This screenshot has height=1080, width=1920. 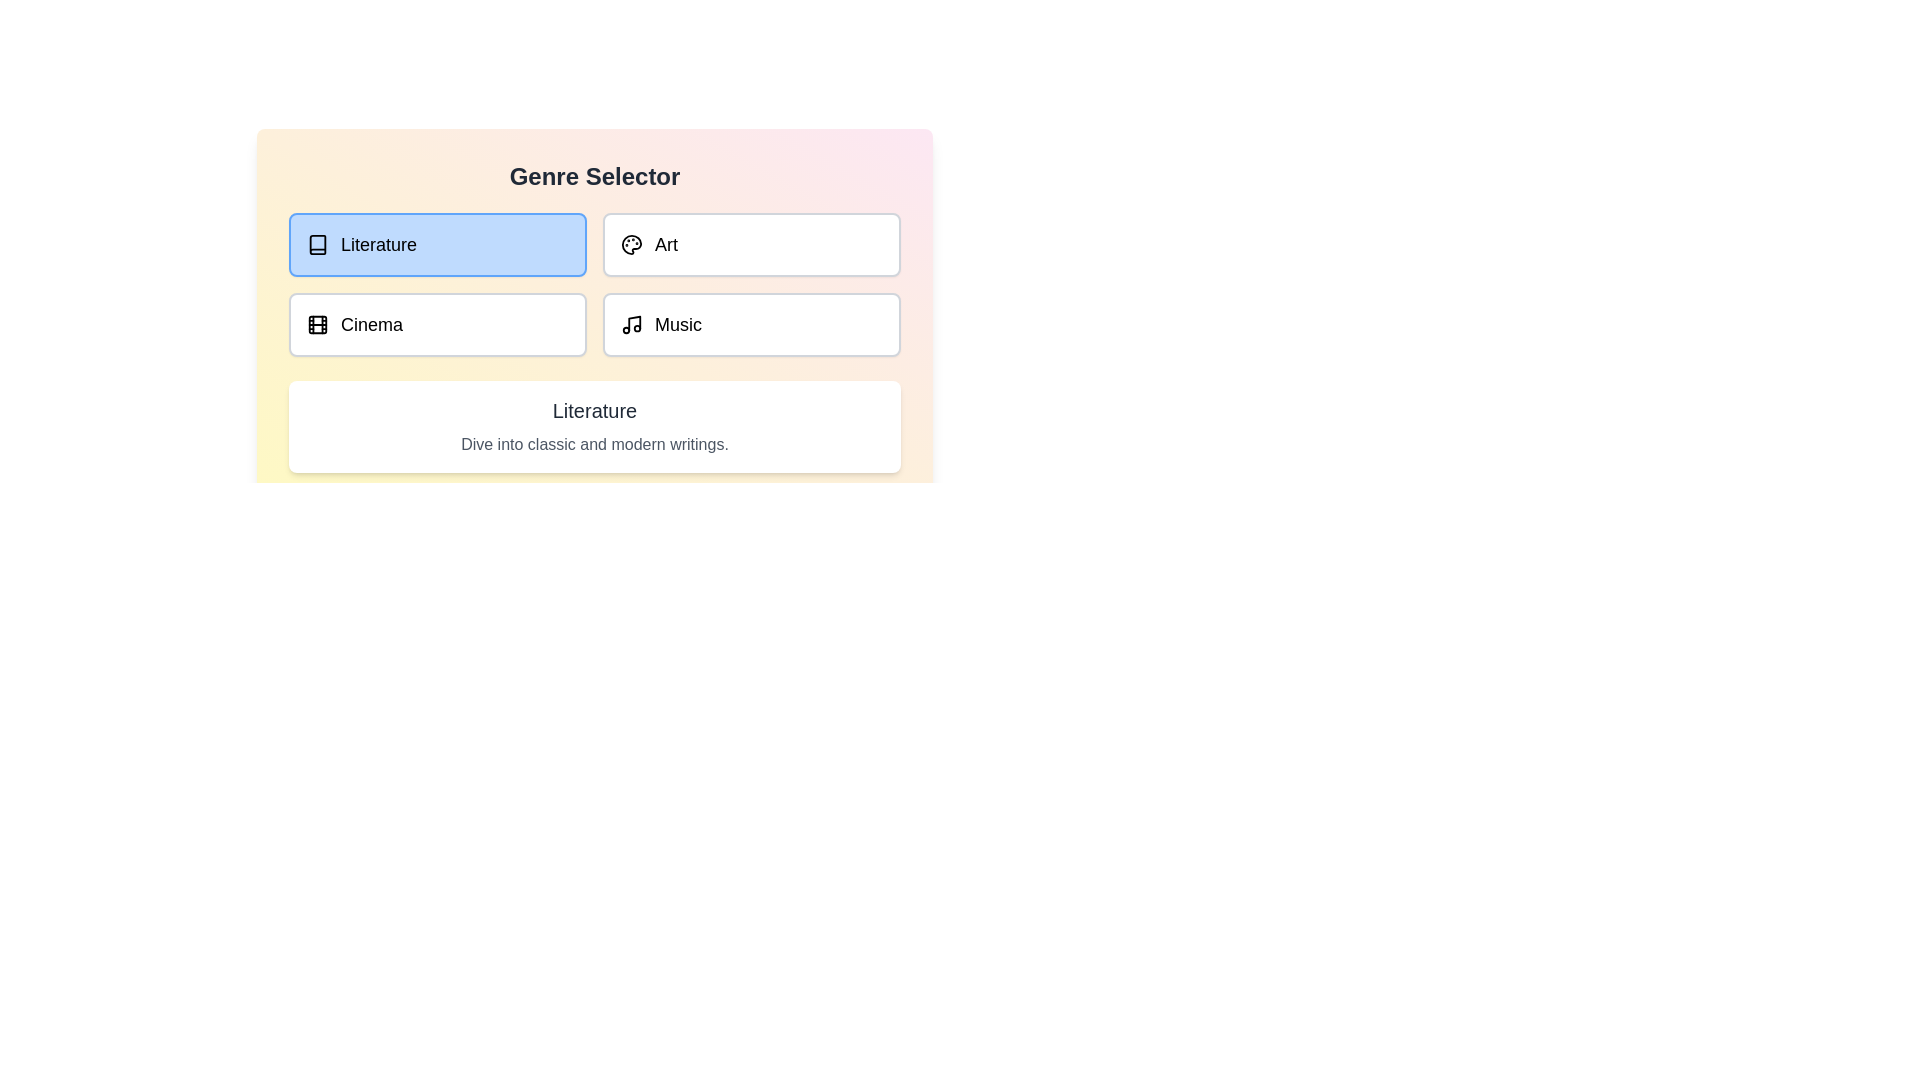 What do you see at coordinates (751, 323) in the screenshot?
I see `the 'Music' genre button located in the bottom-right corner of the Genre Selector section` at bounding box center [751, 323].